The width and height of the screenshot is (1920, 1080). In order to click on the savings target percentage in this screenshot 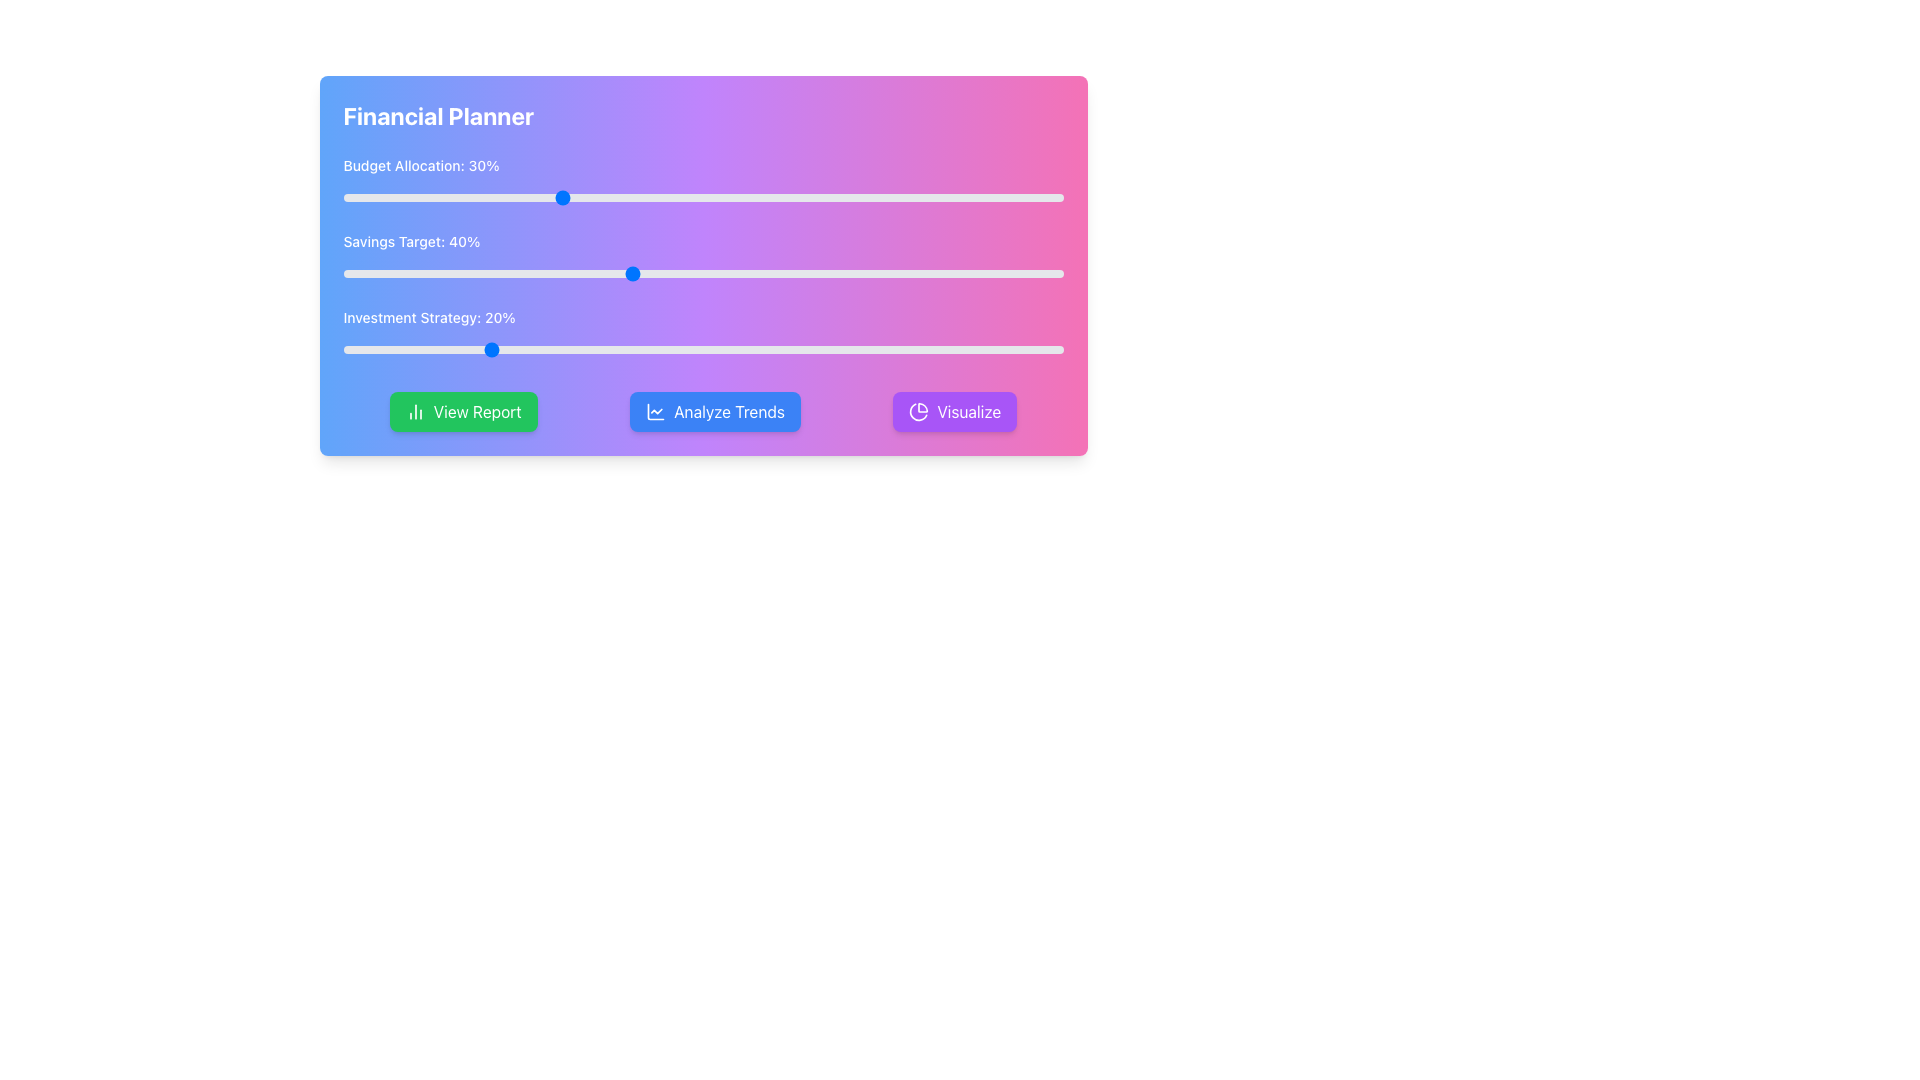, I will do `click(918, 273)`.